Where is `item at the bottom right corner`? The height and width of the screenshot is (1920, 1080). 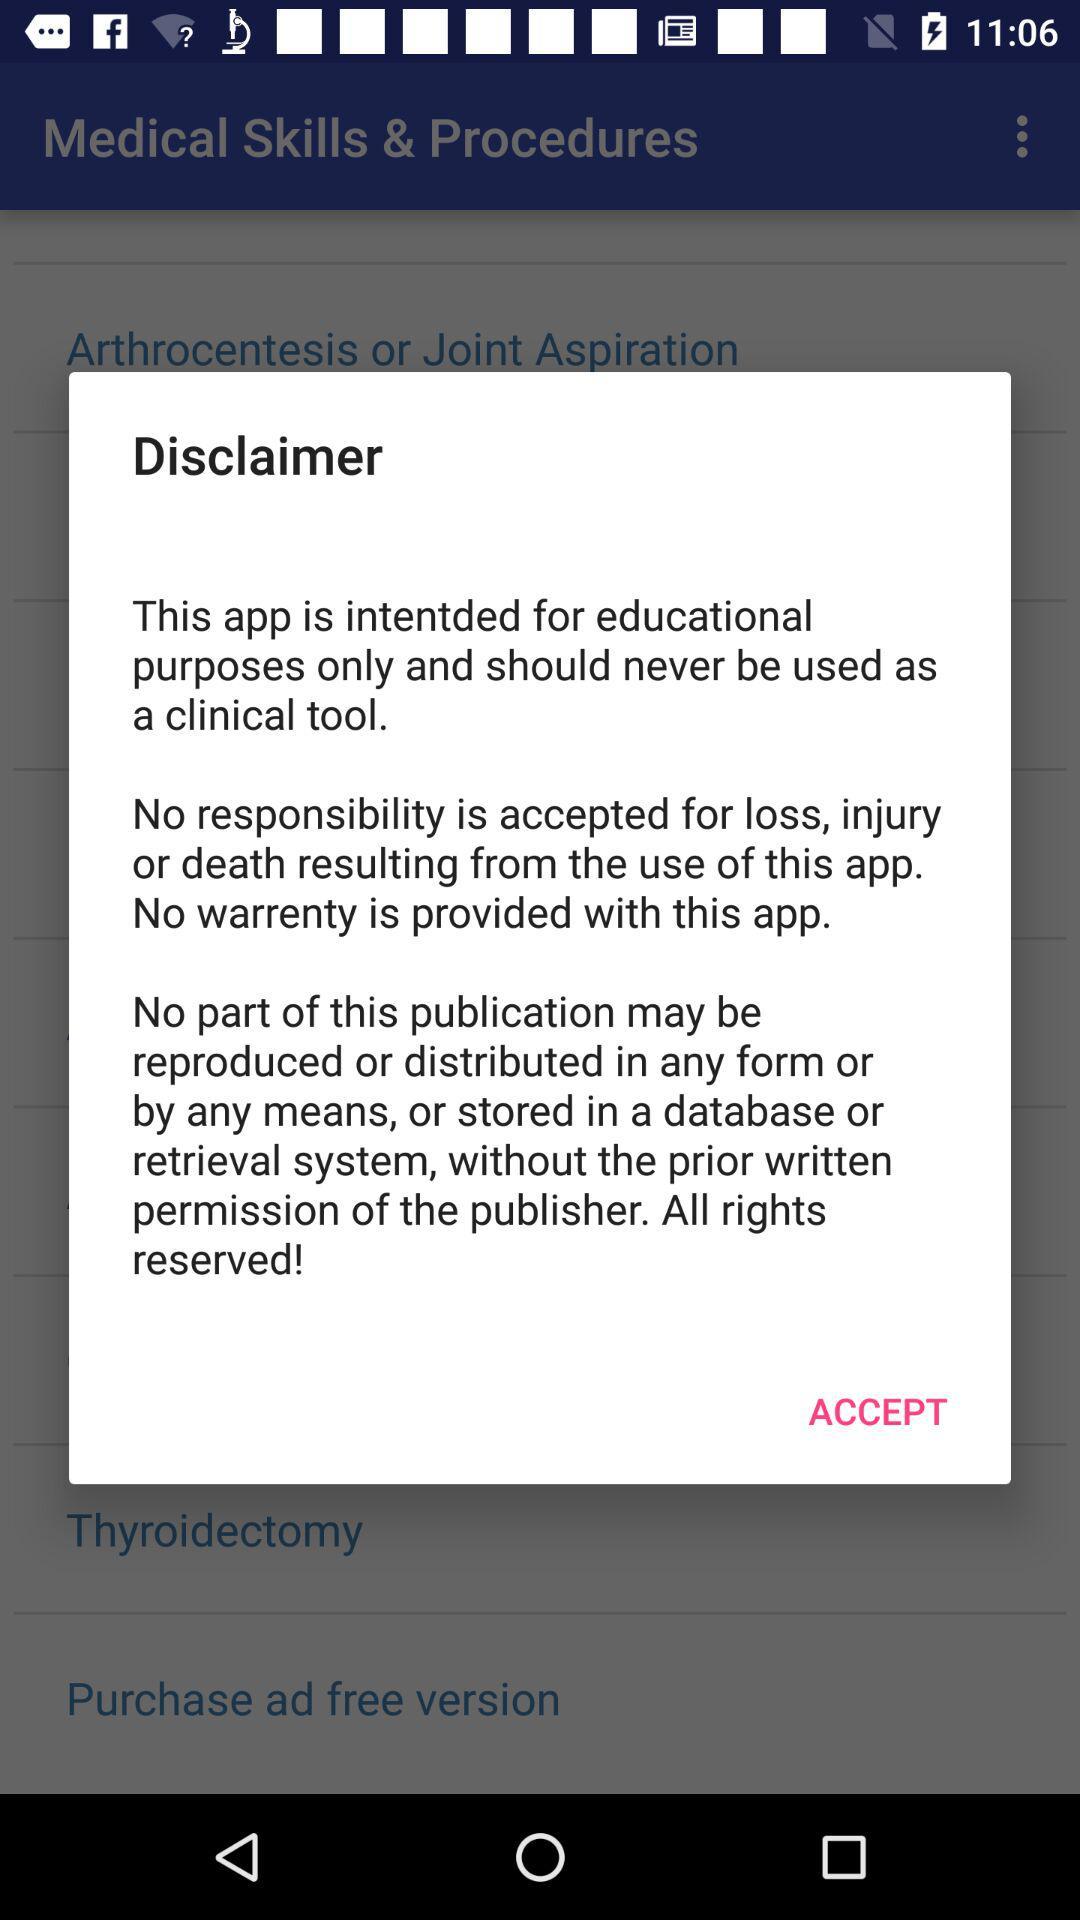 item at the bottom right corner is located at coordinates (877, 1409).